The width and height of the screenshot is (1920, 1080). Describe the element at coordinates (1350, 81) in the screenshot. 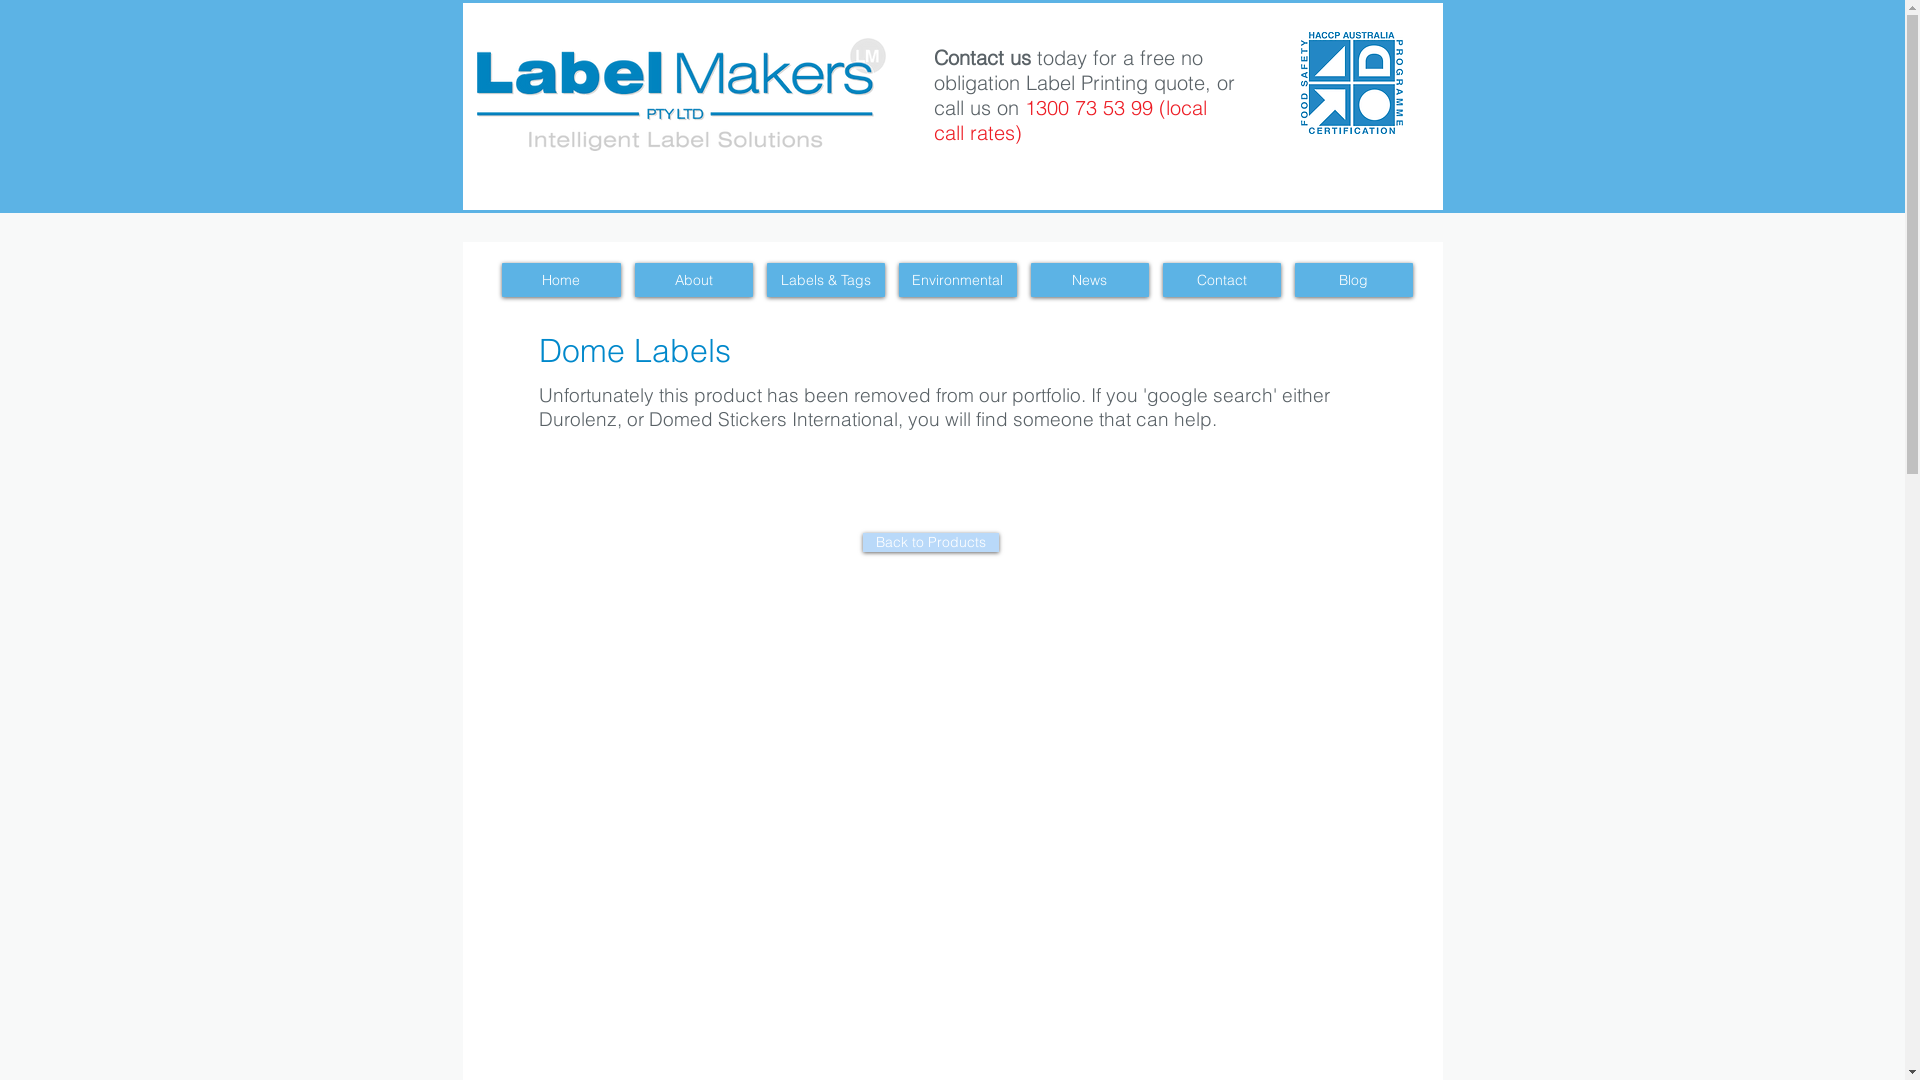

I see `'haccp aust cert blue.png'` at that location.